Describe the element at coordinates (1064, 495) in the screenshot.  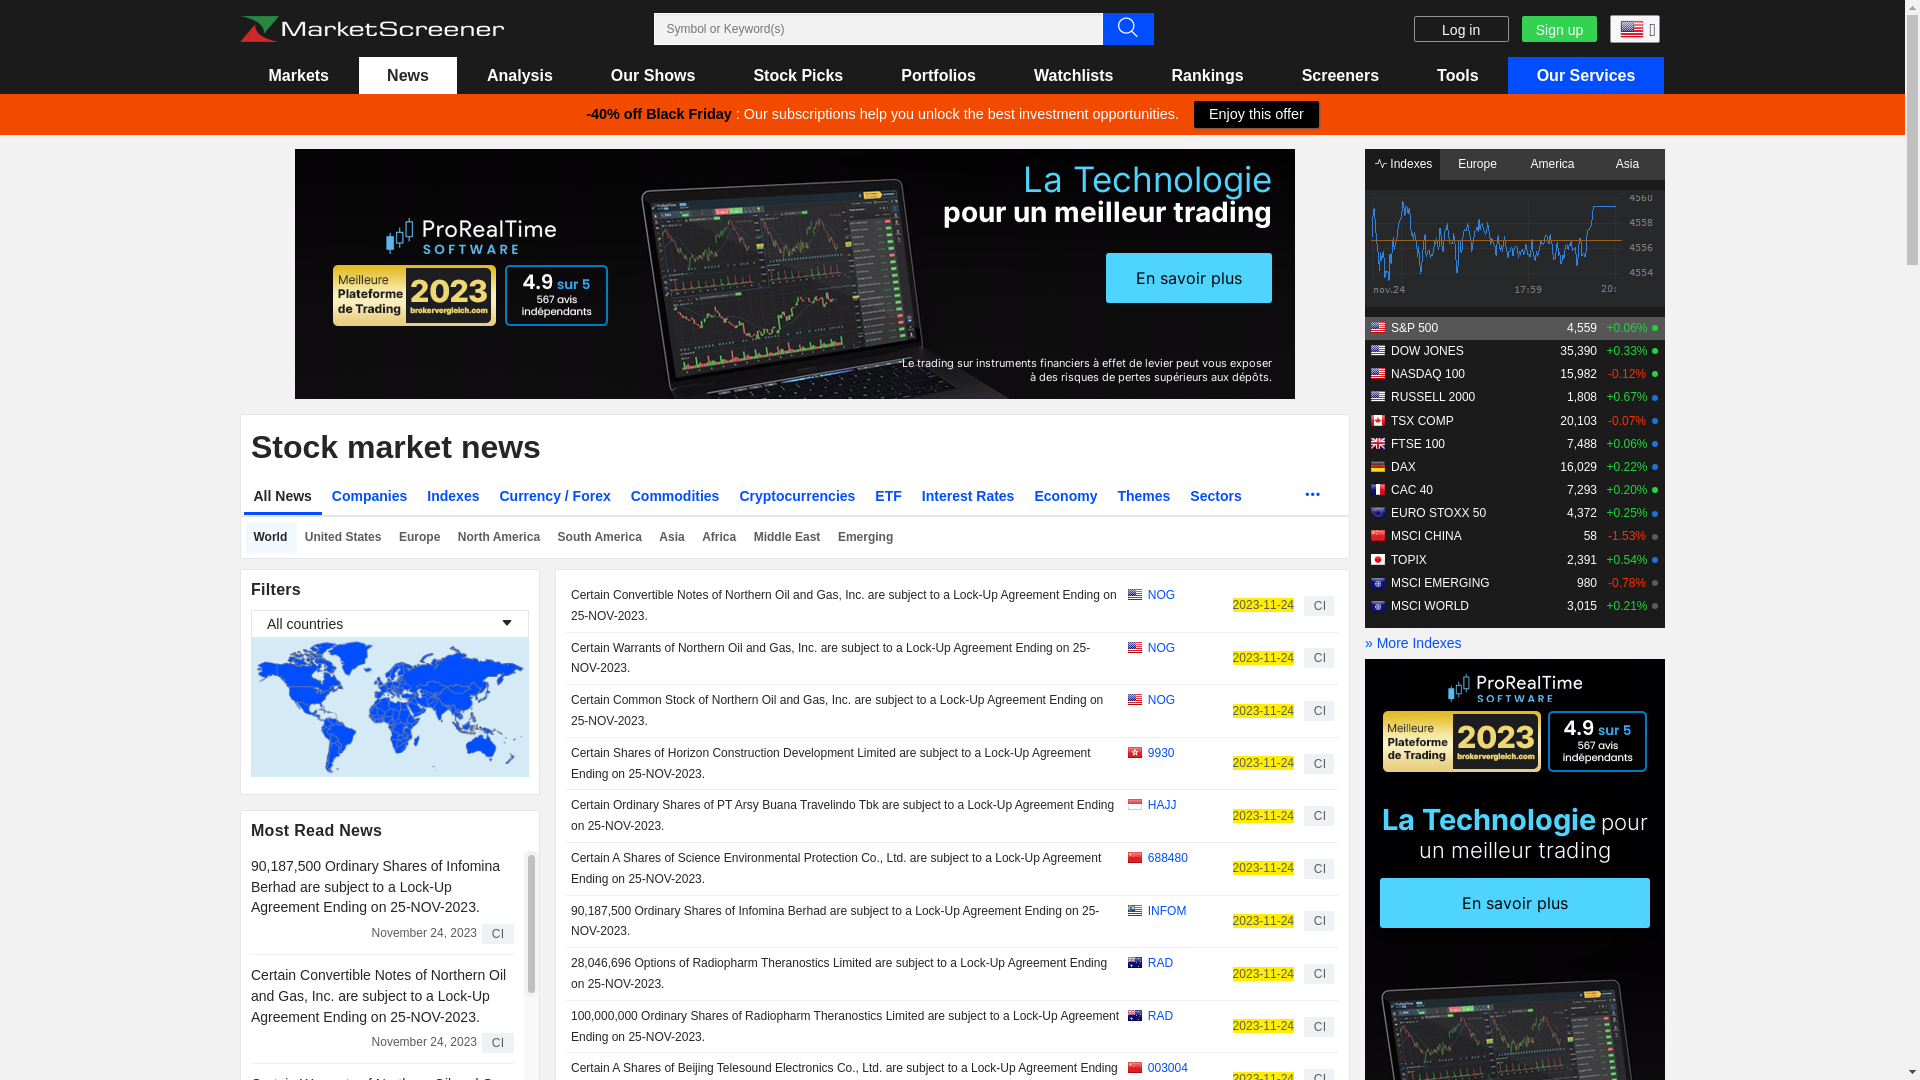
I see `'Economy'` at that location.